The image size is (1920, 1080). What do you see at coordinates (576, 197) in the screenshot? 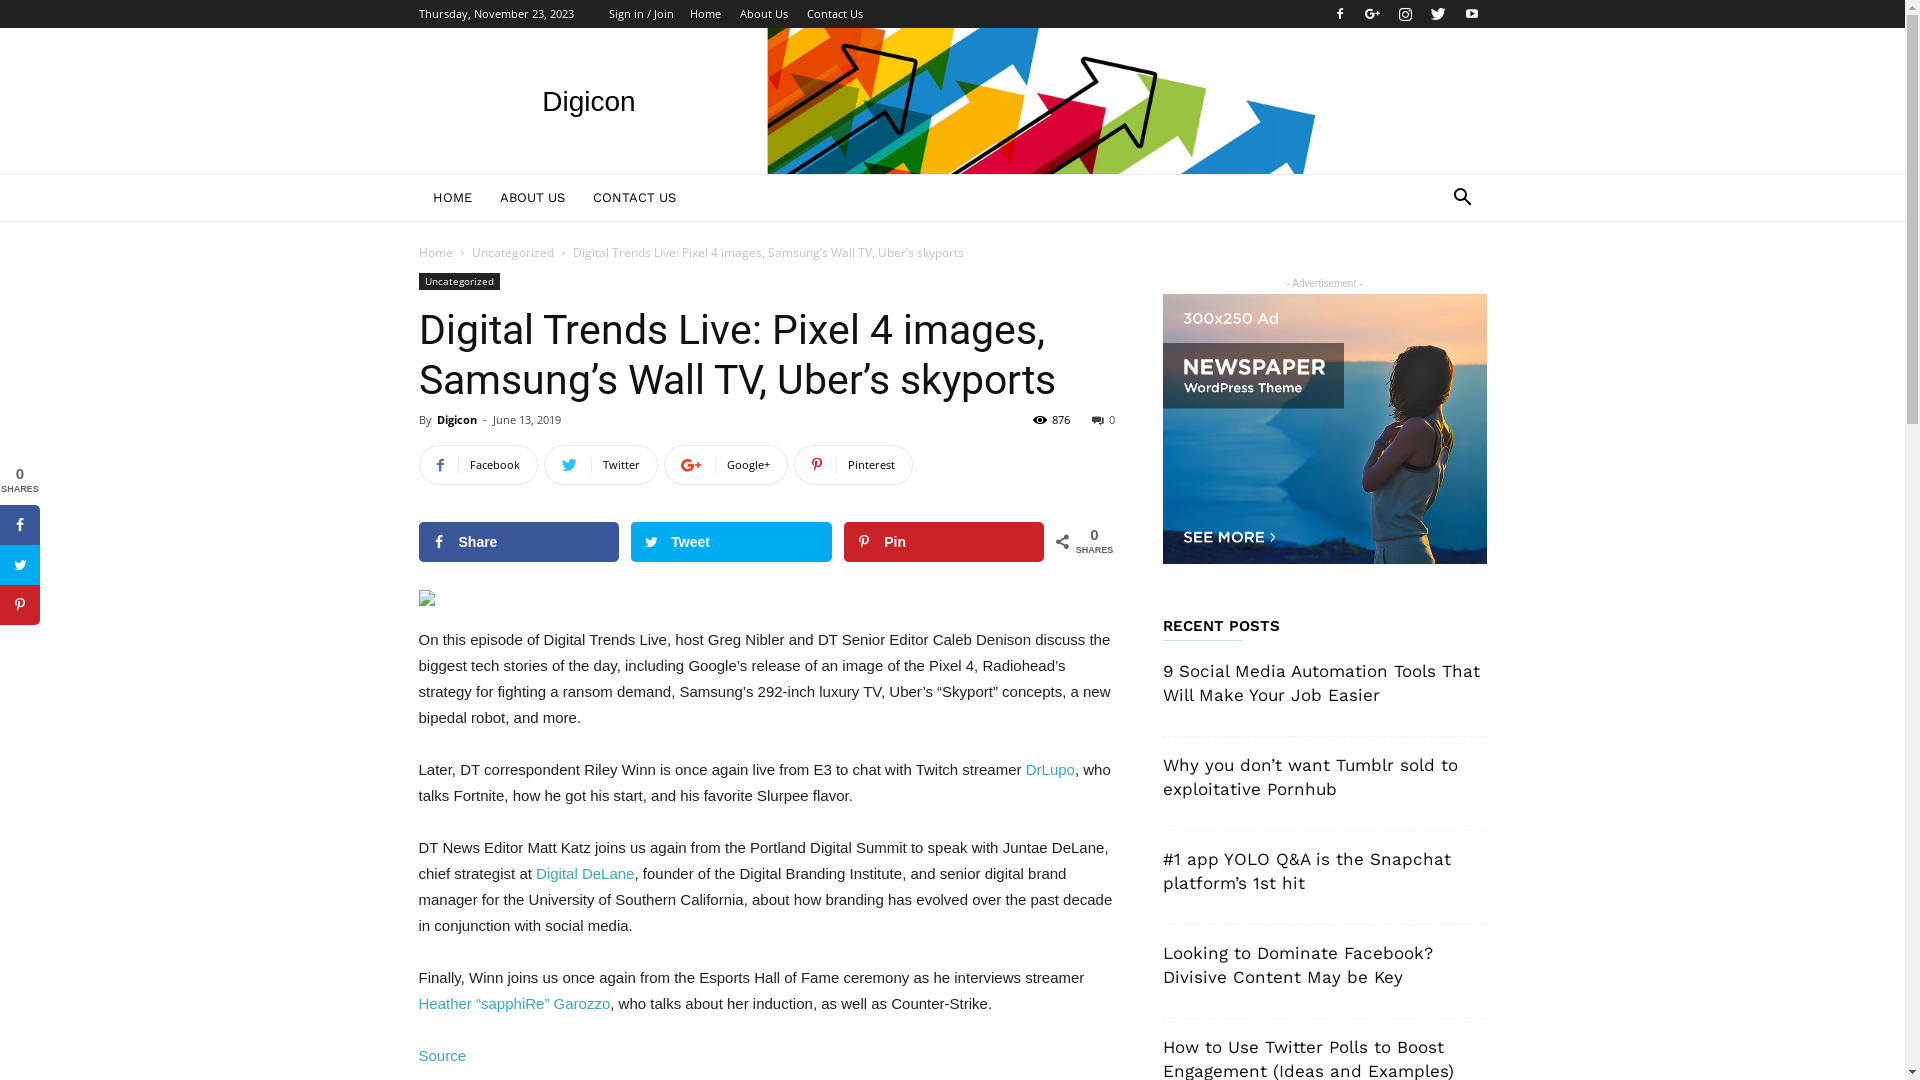
I see `'CONTACT US'` at bounding box center [576, 197].